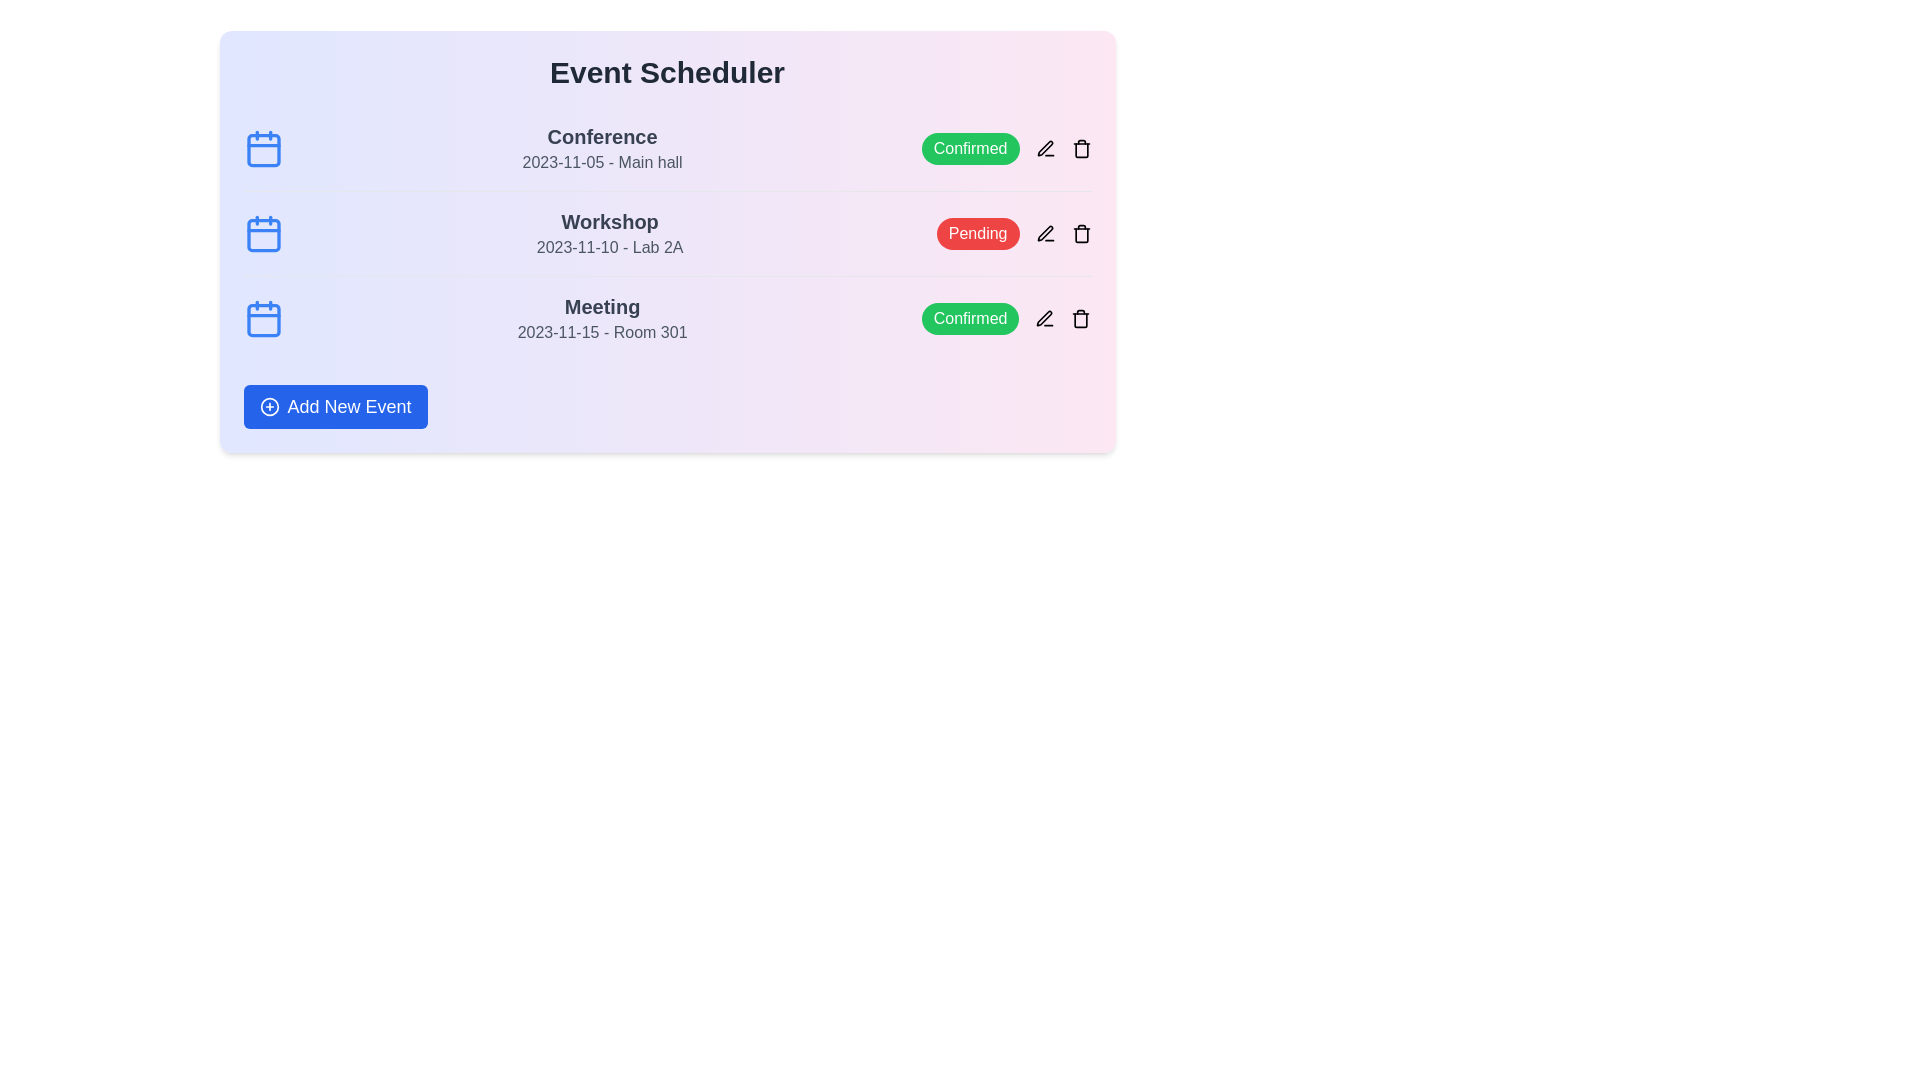  What do you see at coordinates (262, 148) in the screenshot?
I see `the calendar icon at the leftmost side of the row for the Conference event dated '2023-11-05 - Main hall'` at bounding box center [262, 148].